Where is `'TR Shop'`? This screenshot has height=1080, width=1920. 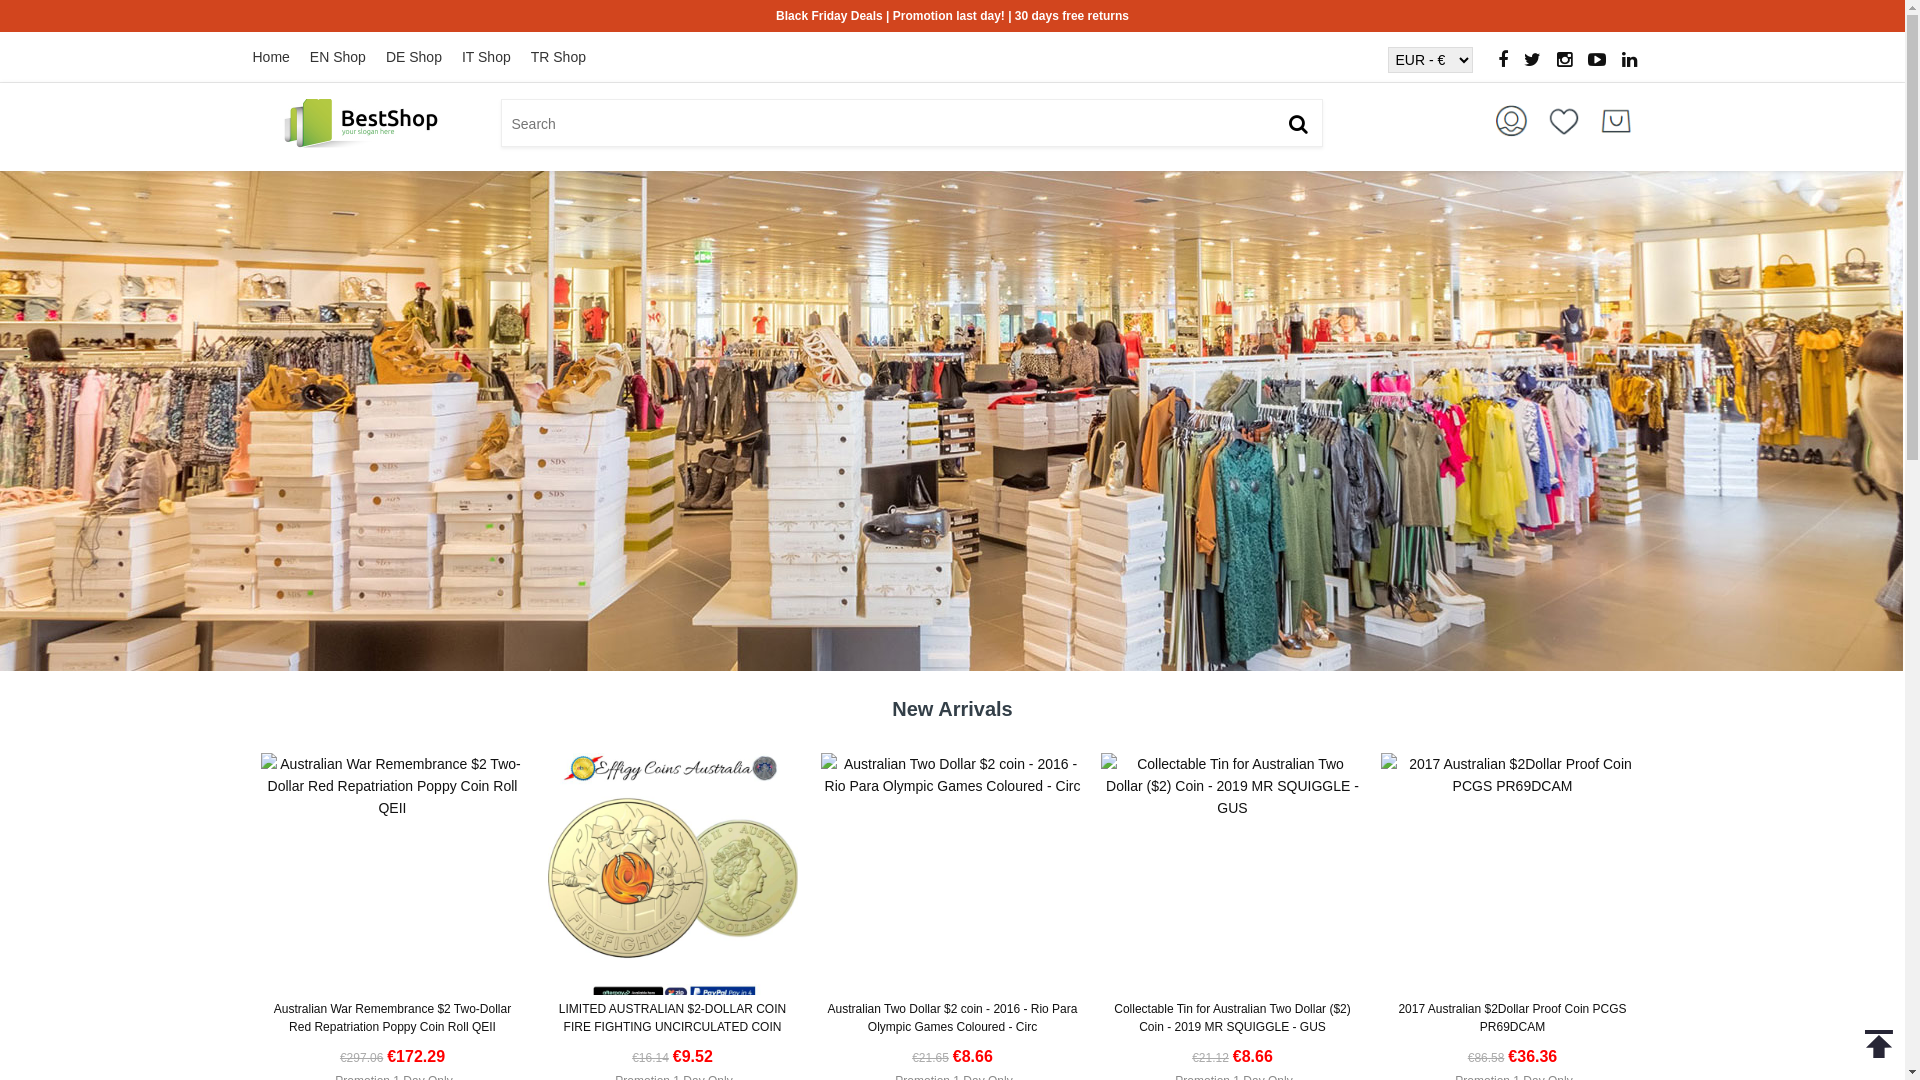 'TR Shop' is located at coordinates (531, 56).